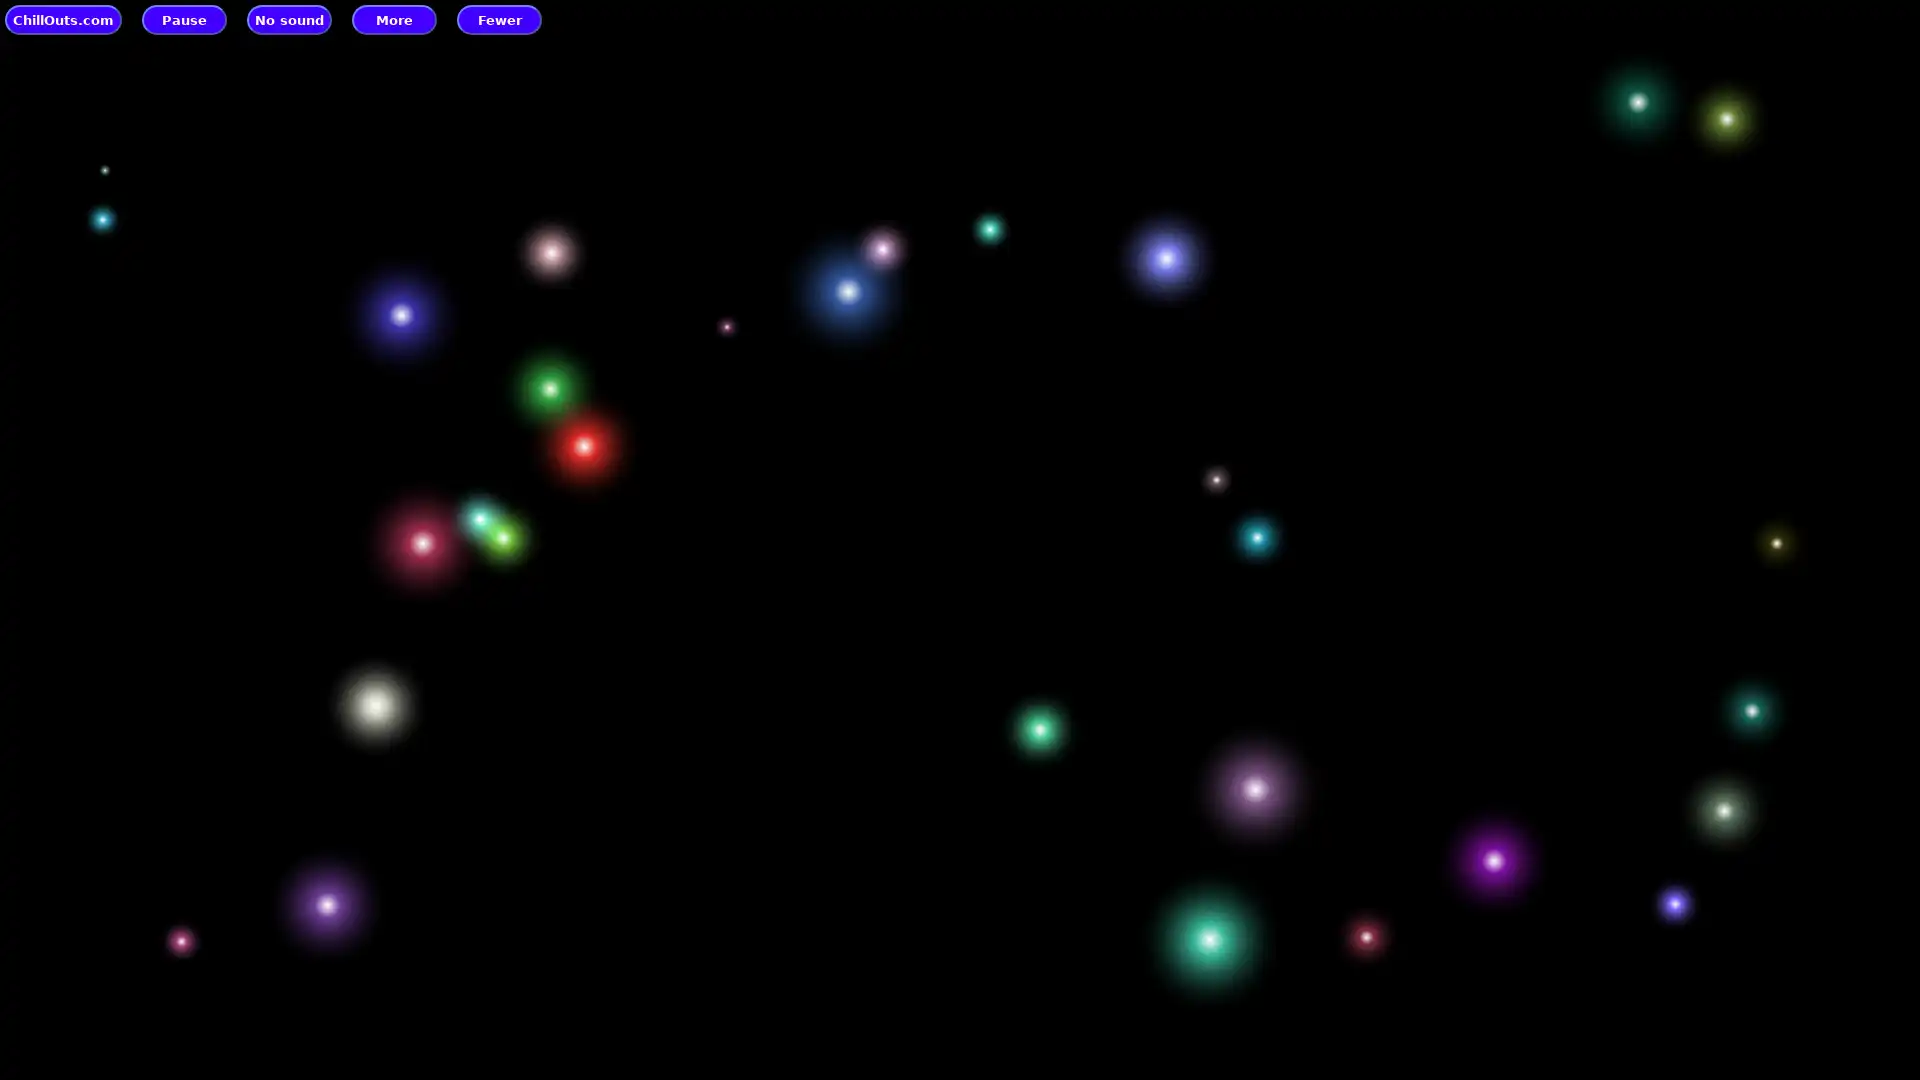 The height and width of the screenshot is (1080, 1920). What do you see at coordinates (499, 19) in the screenshot?
I see `Fewer` at bounding box center [499, 19].